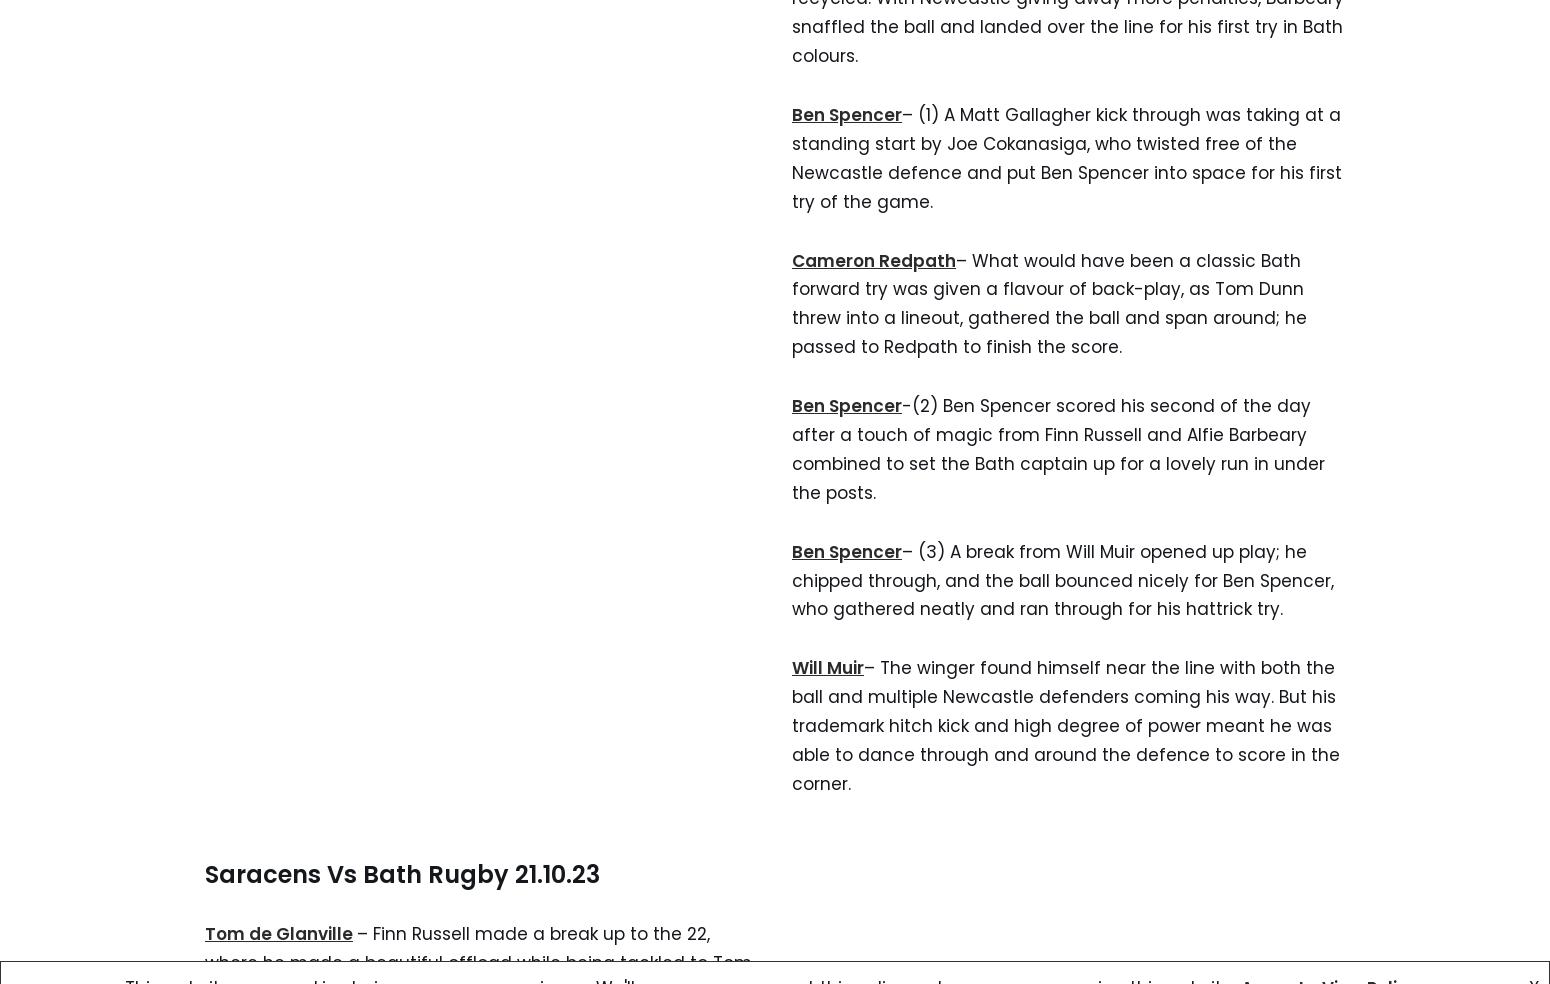 Image resolution: width=1550 pixels, height=984 pixels. I want to click on '– What would have been a classic Bath forward try was given a flavour of back-play, as Tom Dunn threw into a lineout, gathered the ball and span around; he passed to Redpath to finish the score.', so click(791, 302).